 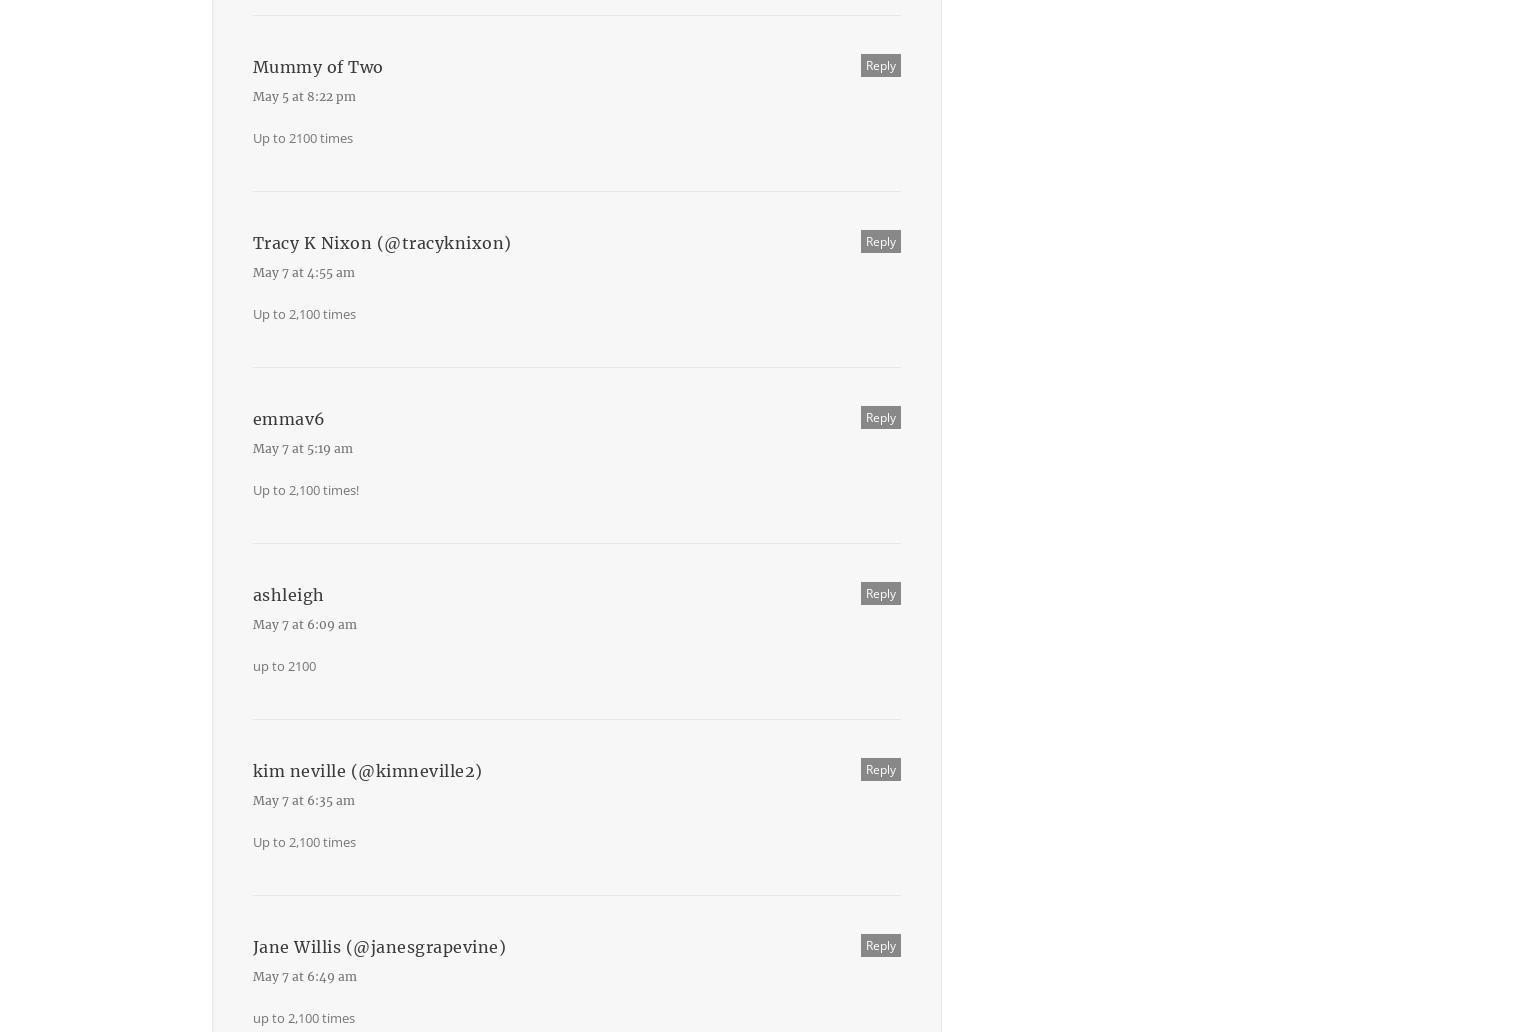 What do you see at coordinates (303, 975) in the screenshot?
I see `'May 7 at 6:49 am'` at bounding box center [303, 975].